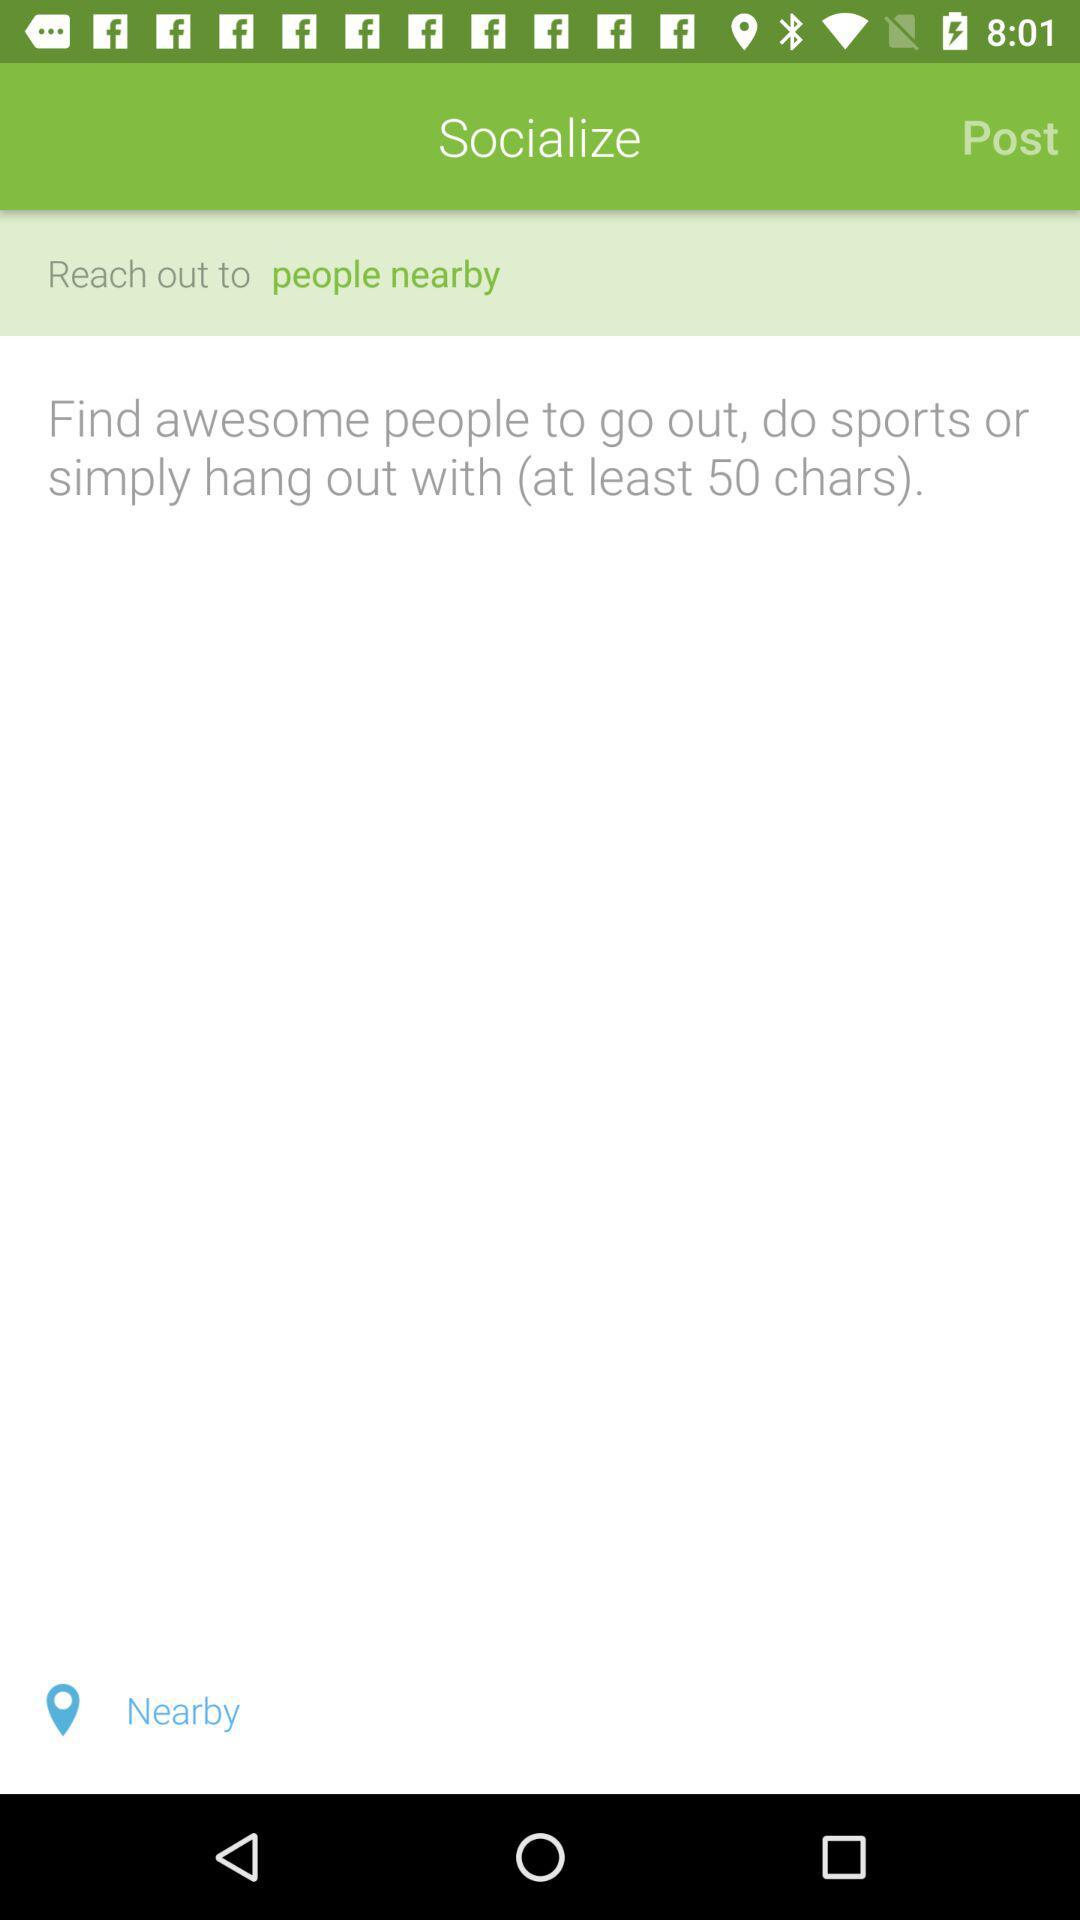 The height and width of the screenshot is (1920, 1080). What do you see at coordinates (540, 1708) in the screenshot?
I see `nearby option` at bounding box center [540, 1708].